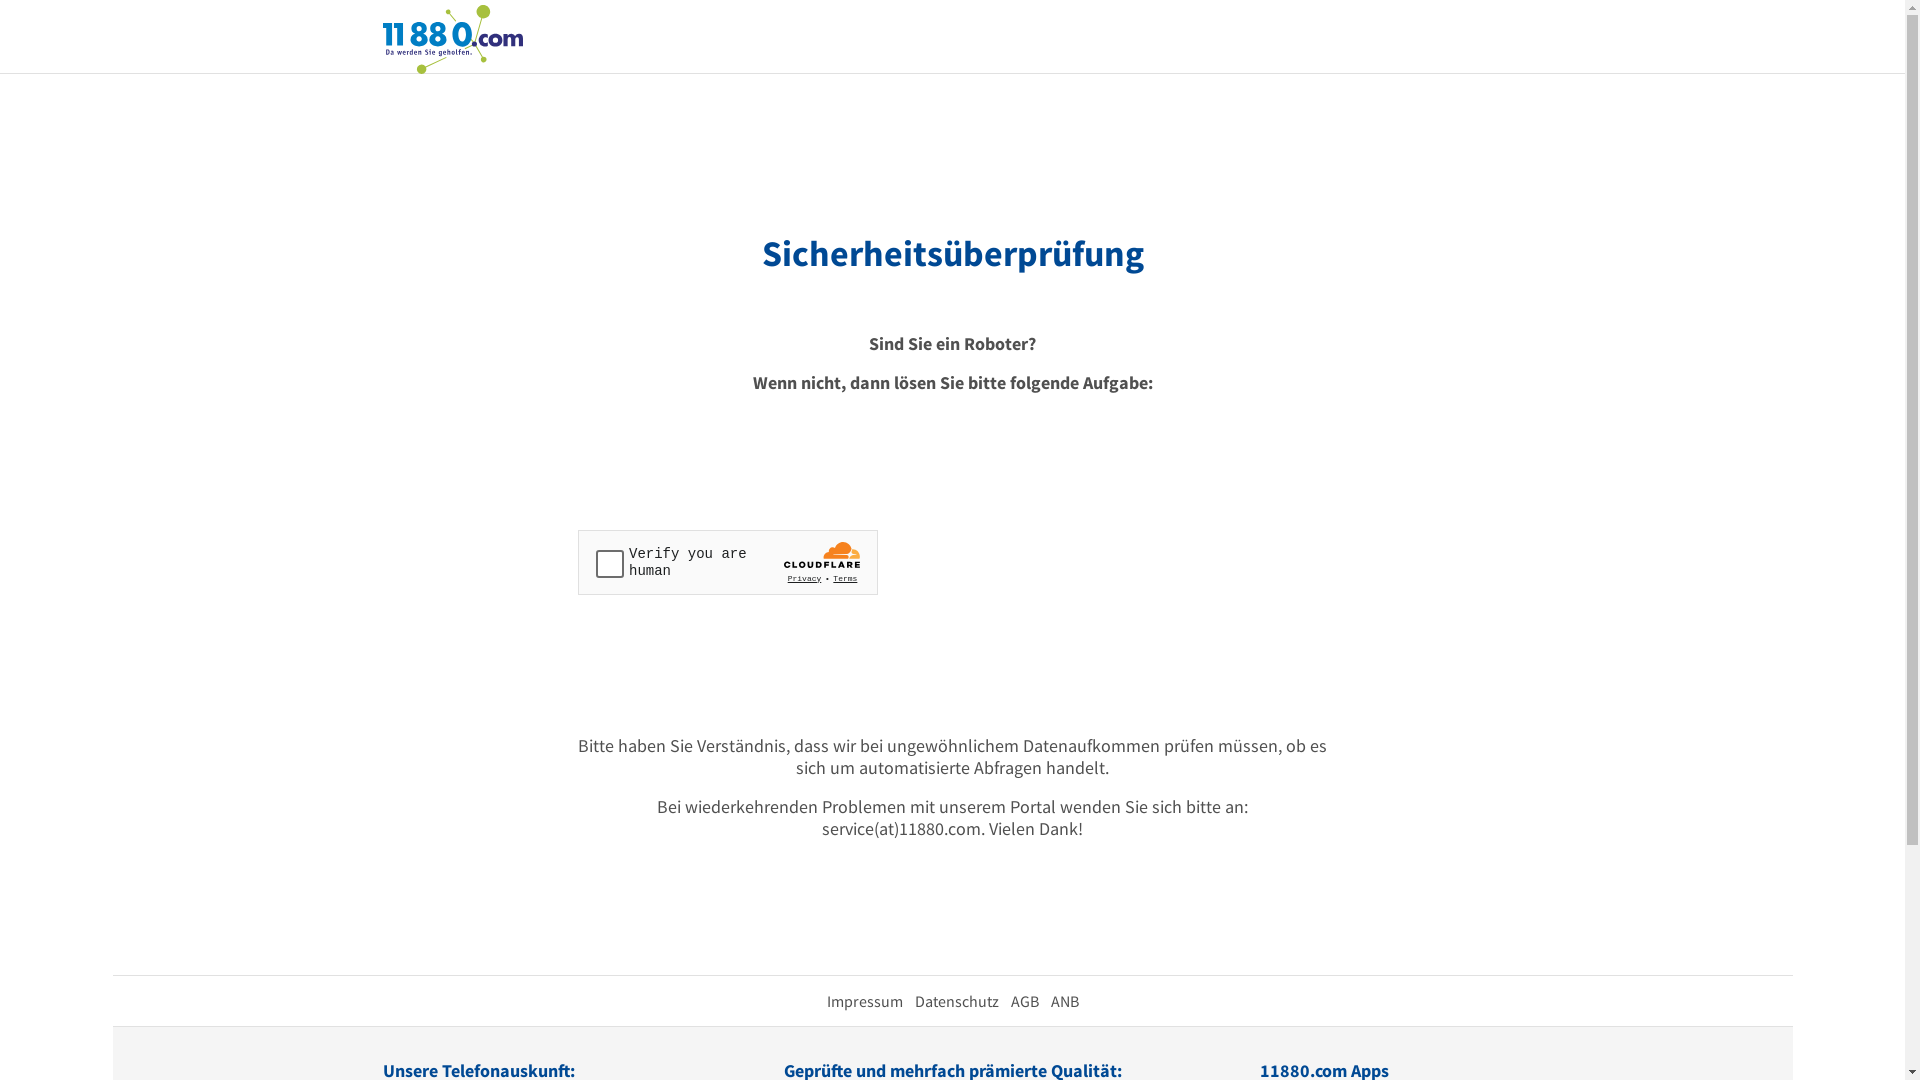 This screenshot has height=1080, width=1920. I want to click on 'Datenschutz', so click(954, 1001).